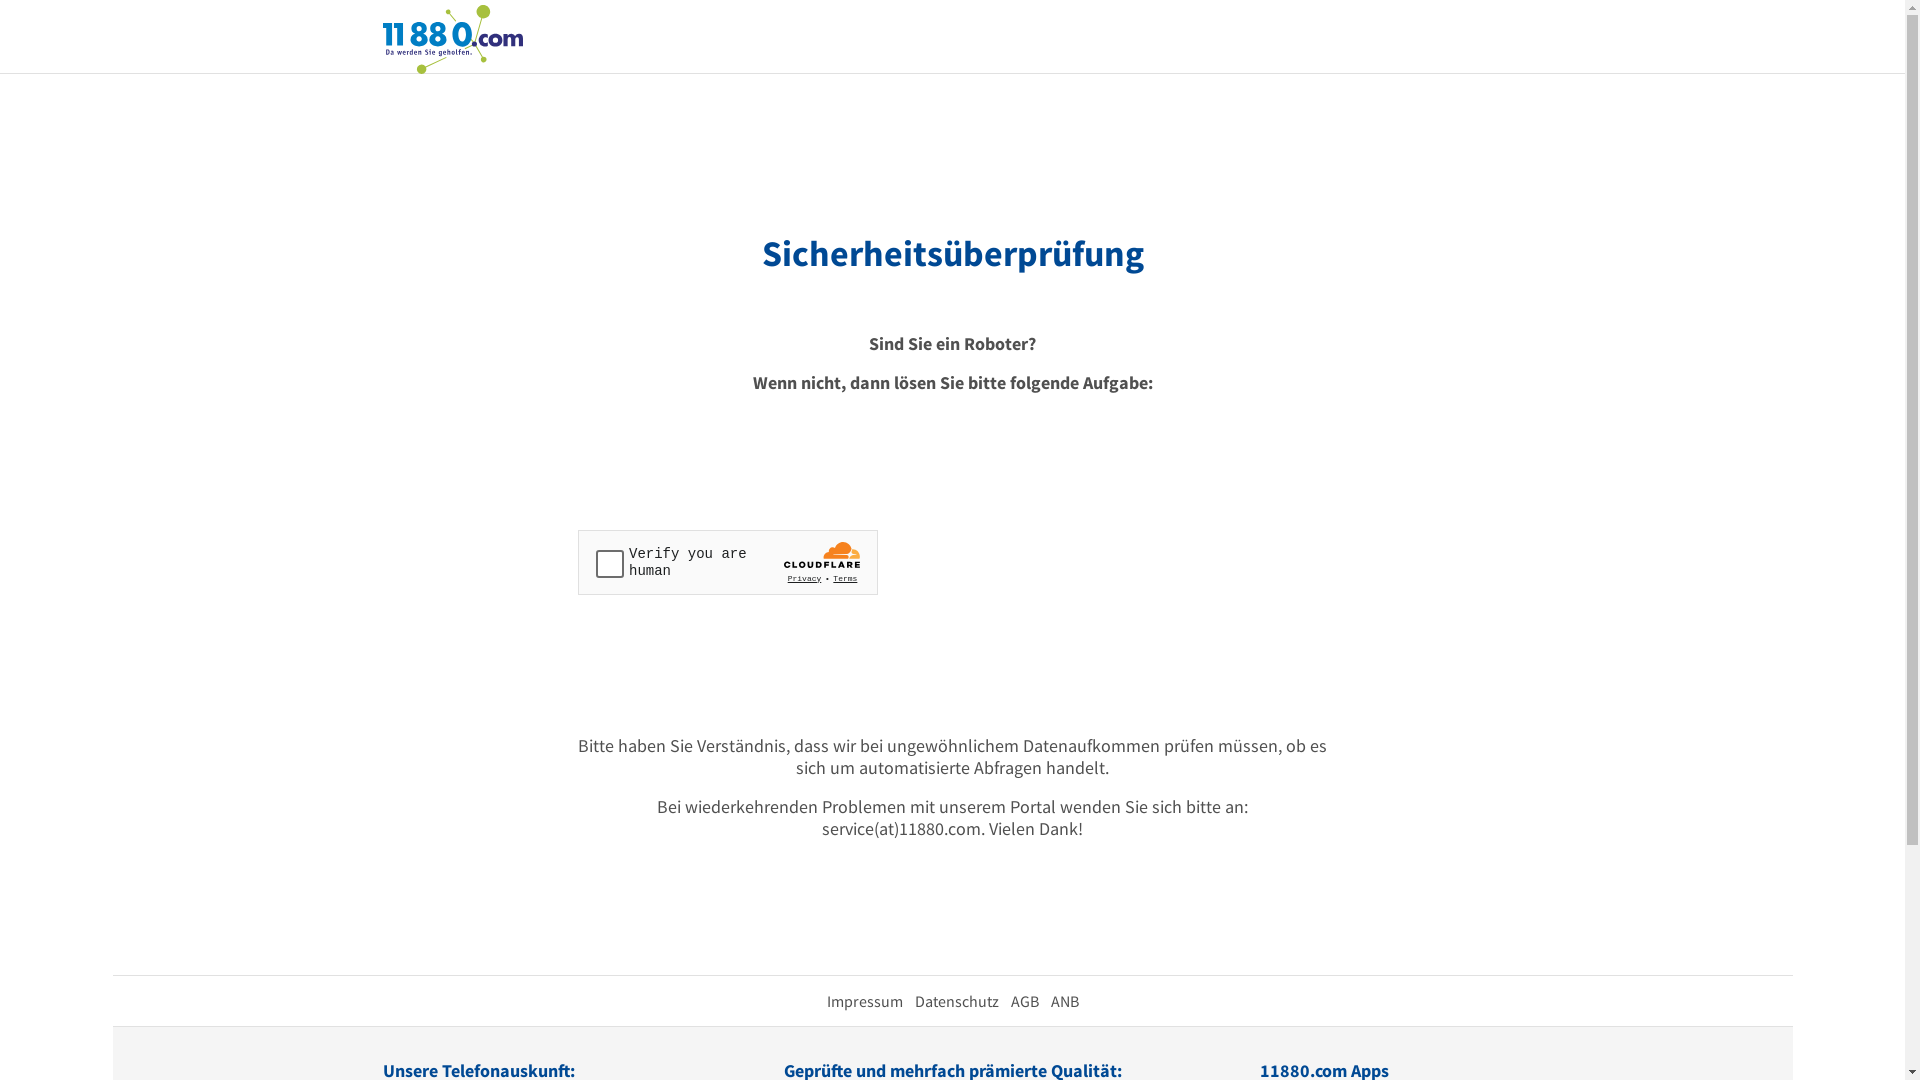 This screenshot has height=1080, width=1920. I want to click on 'Datenschutz', so click(954, 1001).